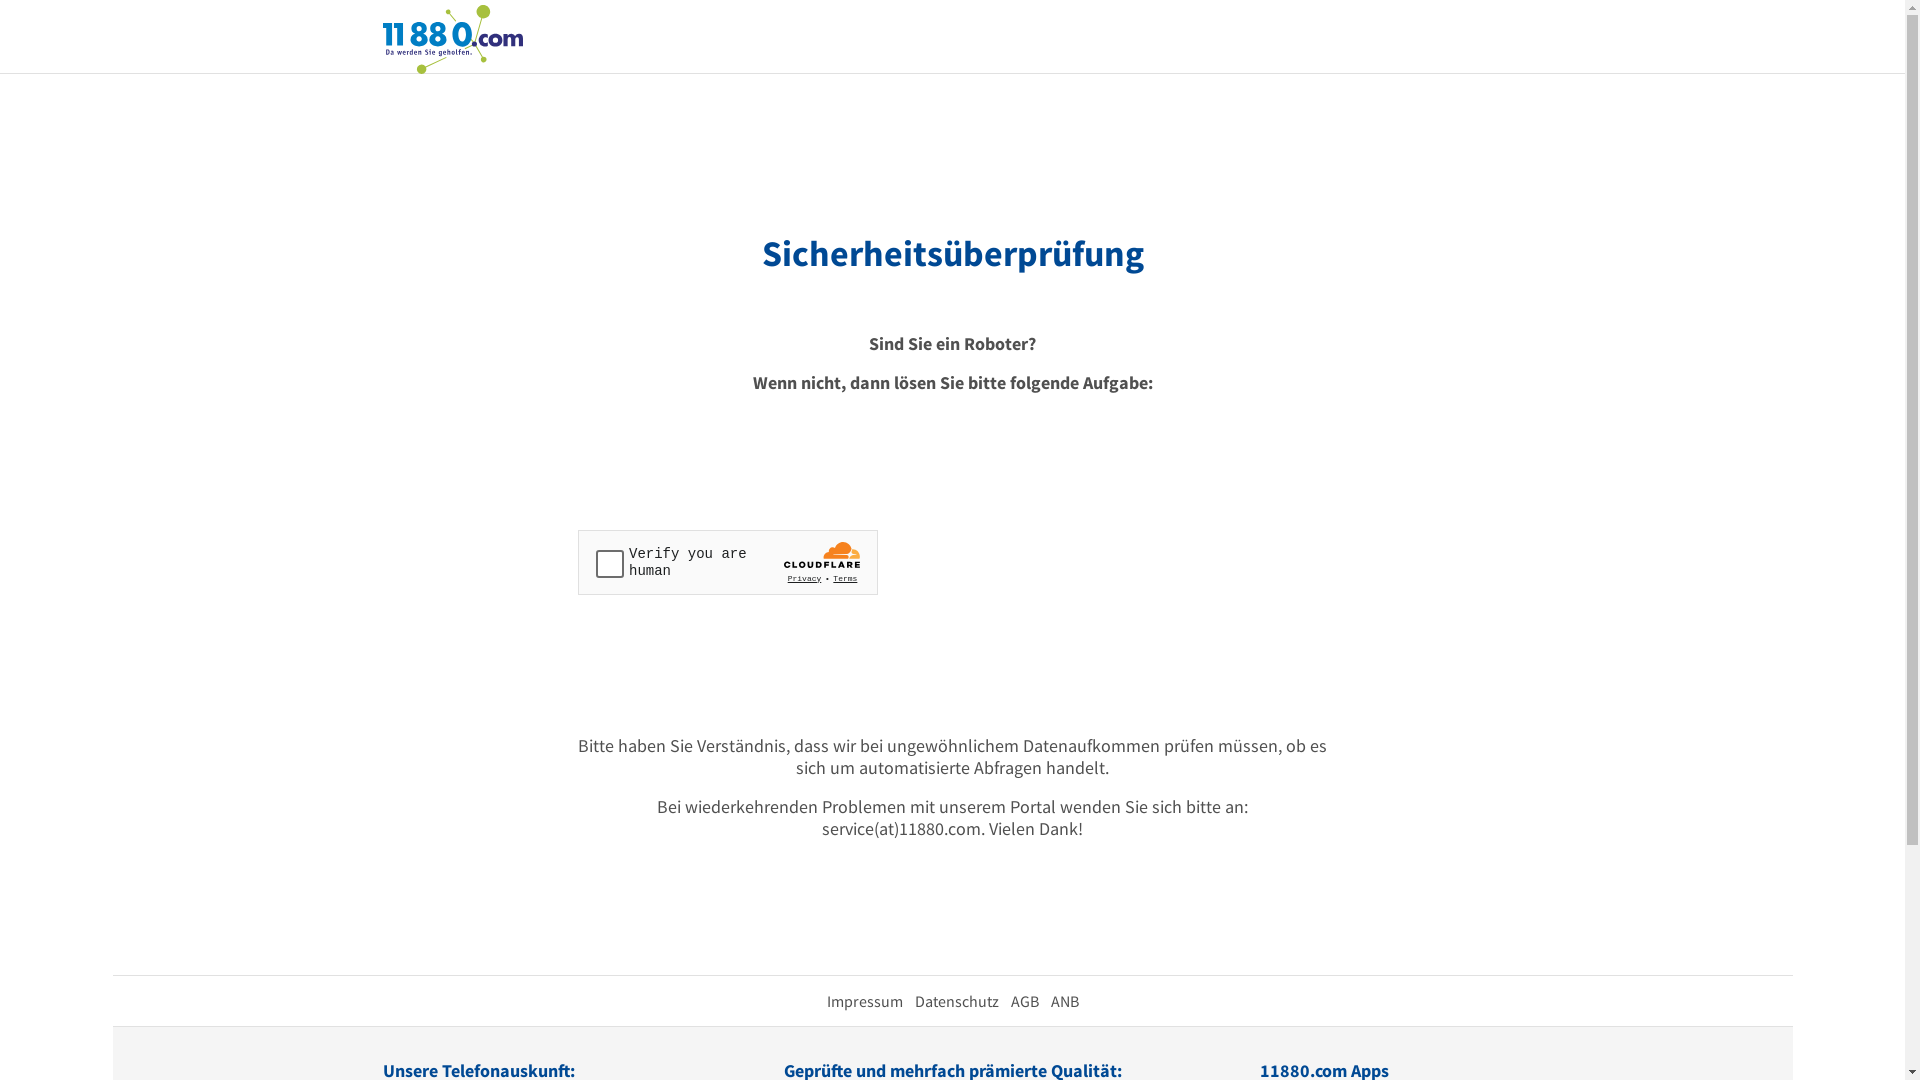 This screenshot has height=1080, width=1920. I want to click on 'Datenschutz', so click(954, 1001).